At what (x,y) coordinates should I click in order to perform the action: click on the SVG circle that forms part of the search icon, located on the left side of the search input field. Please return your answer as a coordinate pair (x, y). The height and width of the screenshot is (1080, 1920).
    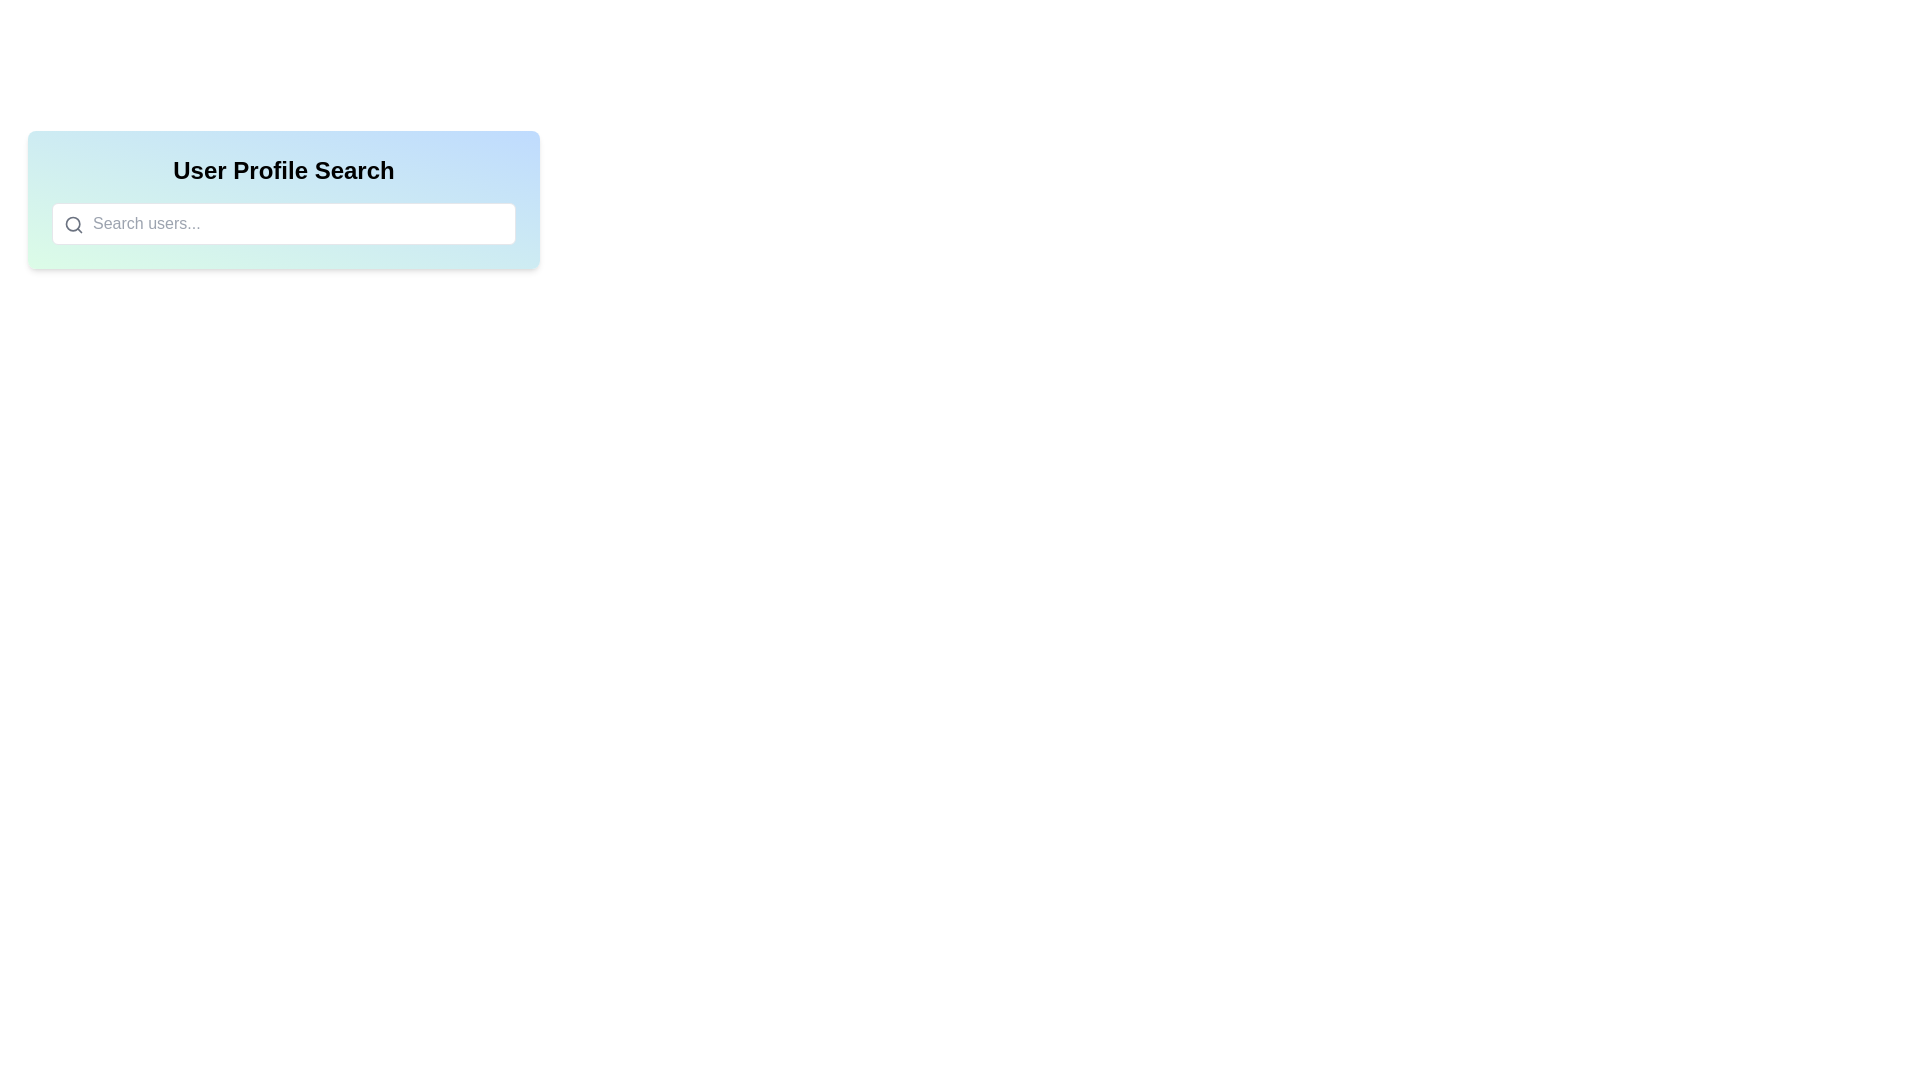
    Looking at the image, I should click on (73, 224).